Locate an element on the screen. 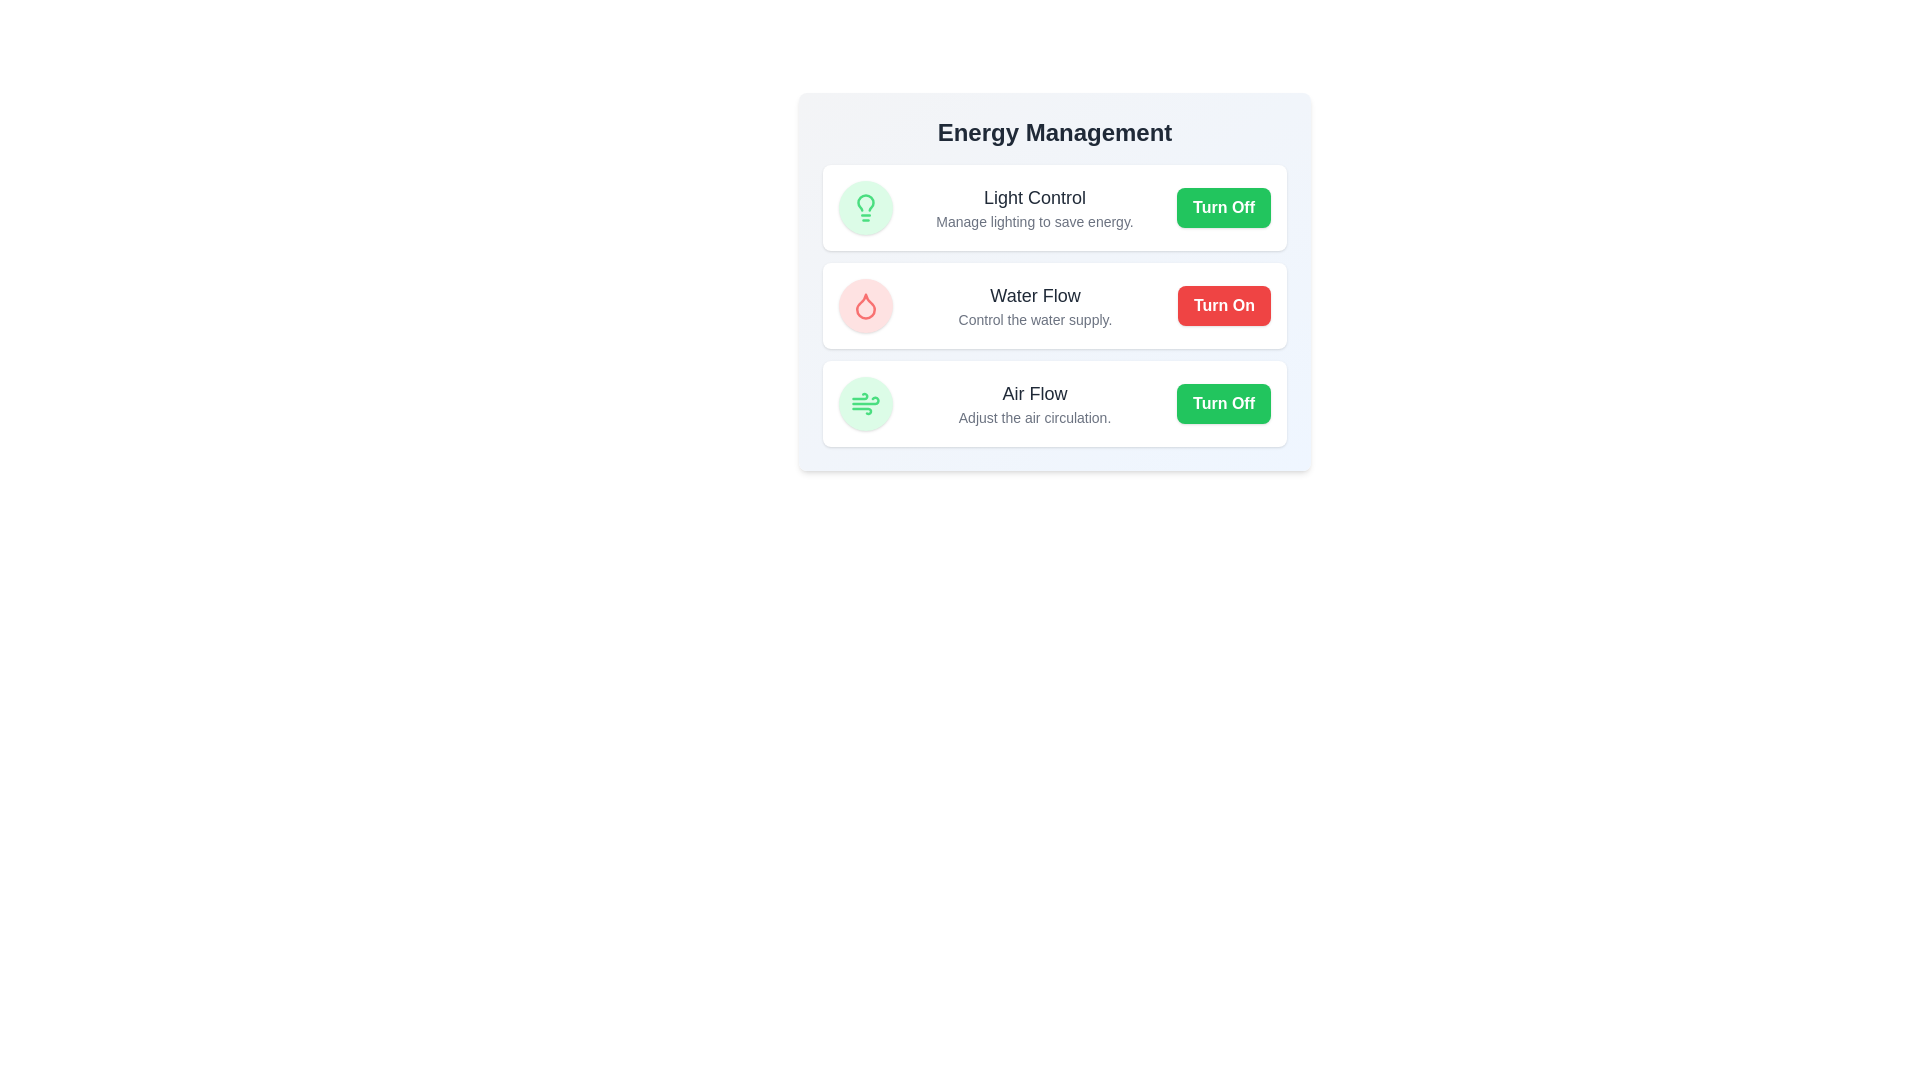  the airflow control icon located in the bottom-right corner of the interface card displaying 'Air Flow' information, next to the 'Turn Off' button is located at coordinates (865, 404).